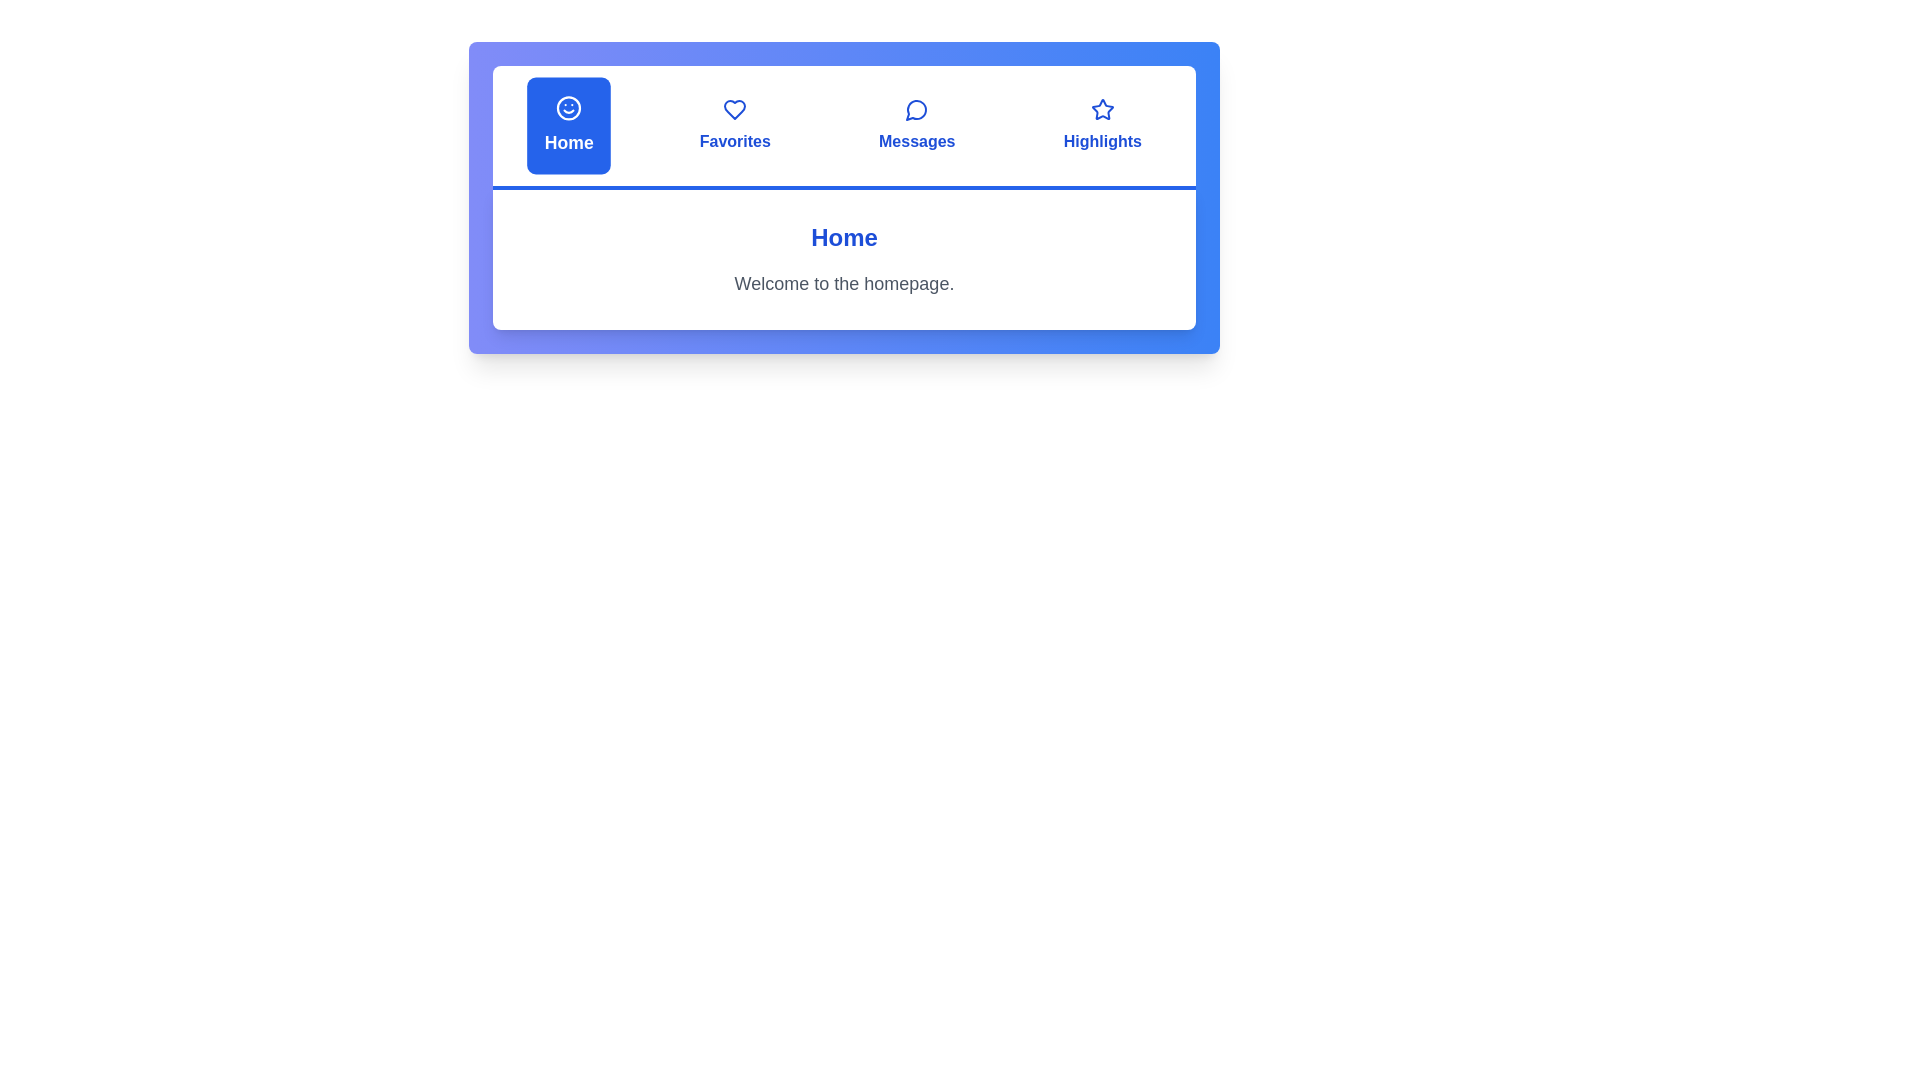 The width and height of the screenshot is (1920, 1080). What do you see at coordinates (915, 126) in the screenshot?
I see `the tab labeled Messages` at bounding box center [915, 126].